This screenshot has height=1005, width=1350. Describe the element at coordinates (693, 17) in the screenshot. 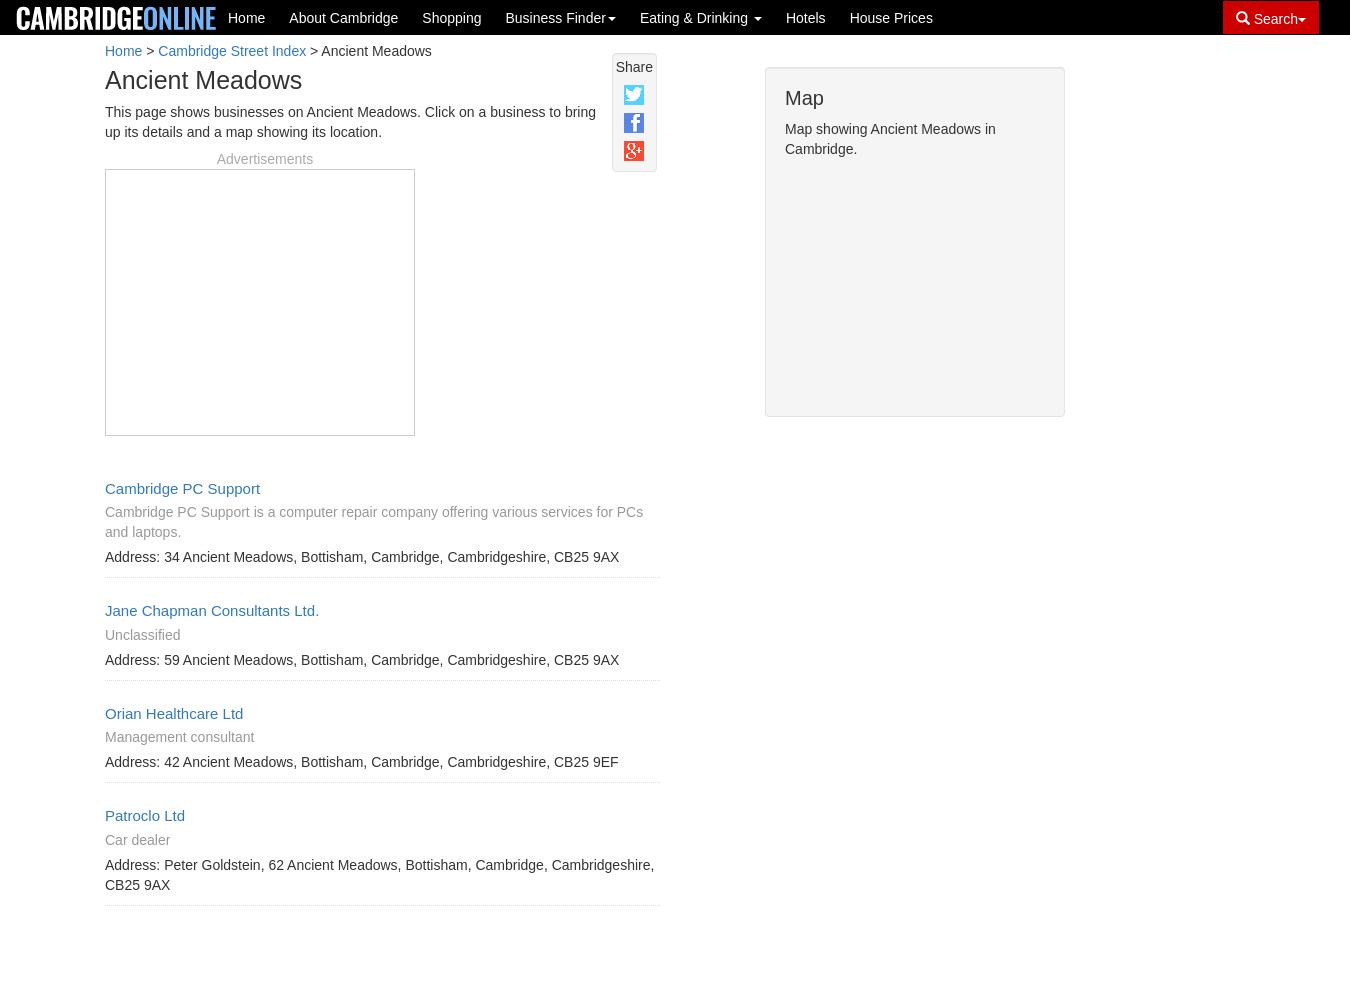

I see `'Eating & Drinking'` at that location.